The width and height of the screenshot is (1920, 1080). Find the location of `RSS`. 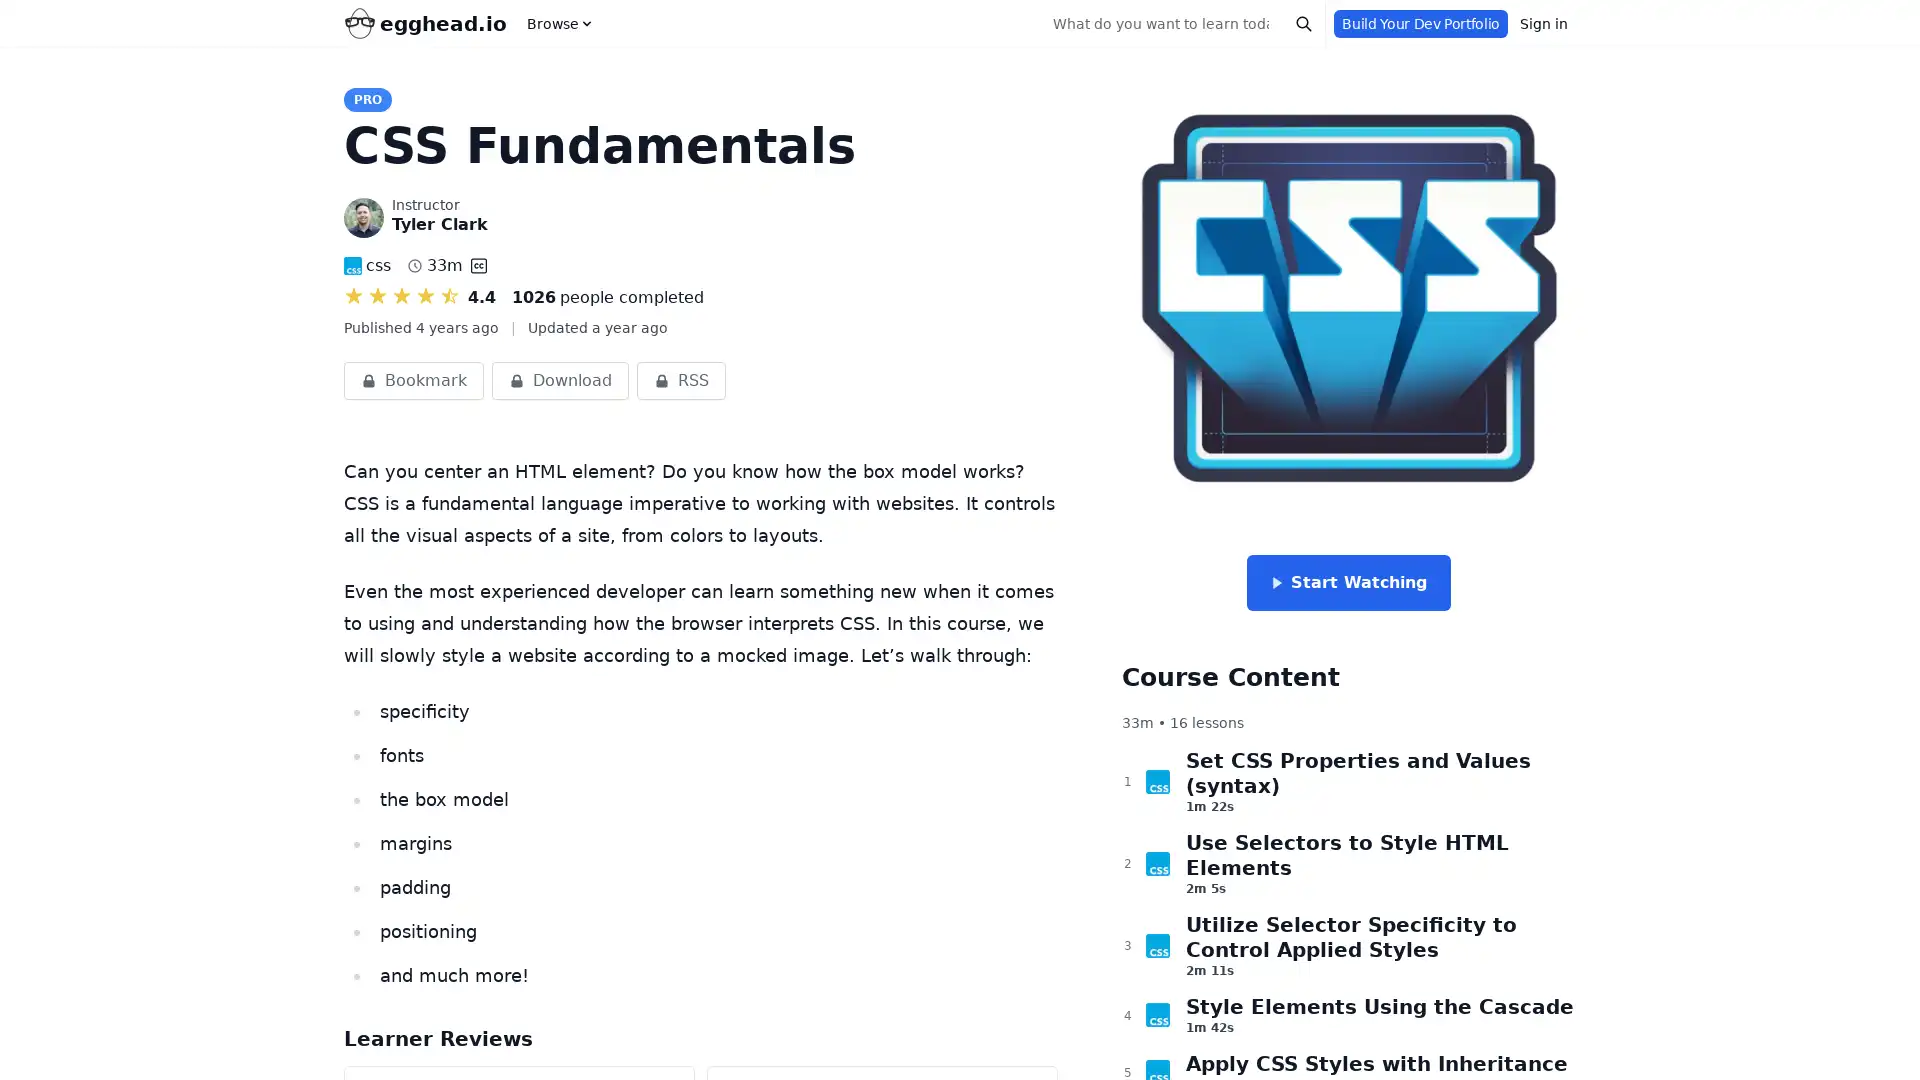

RSS is located at coordinates (681, 380).